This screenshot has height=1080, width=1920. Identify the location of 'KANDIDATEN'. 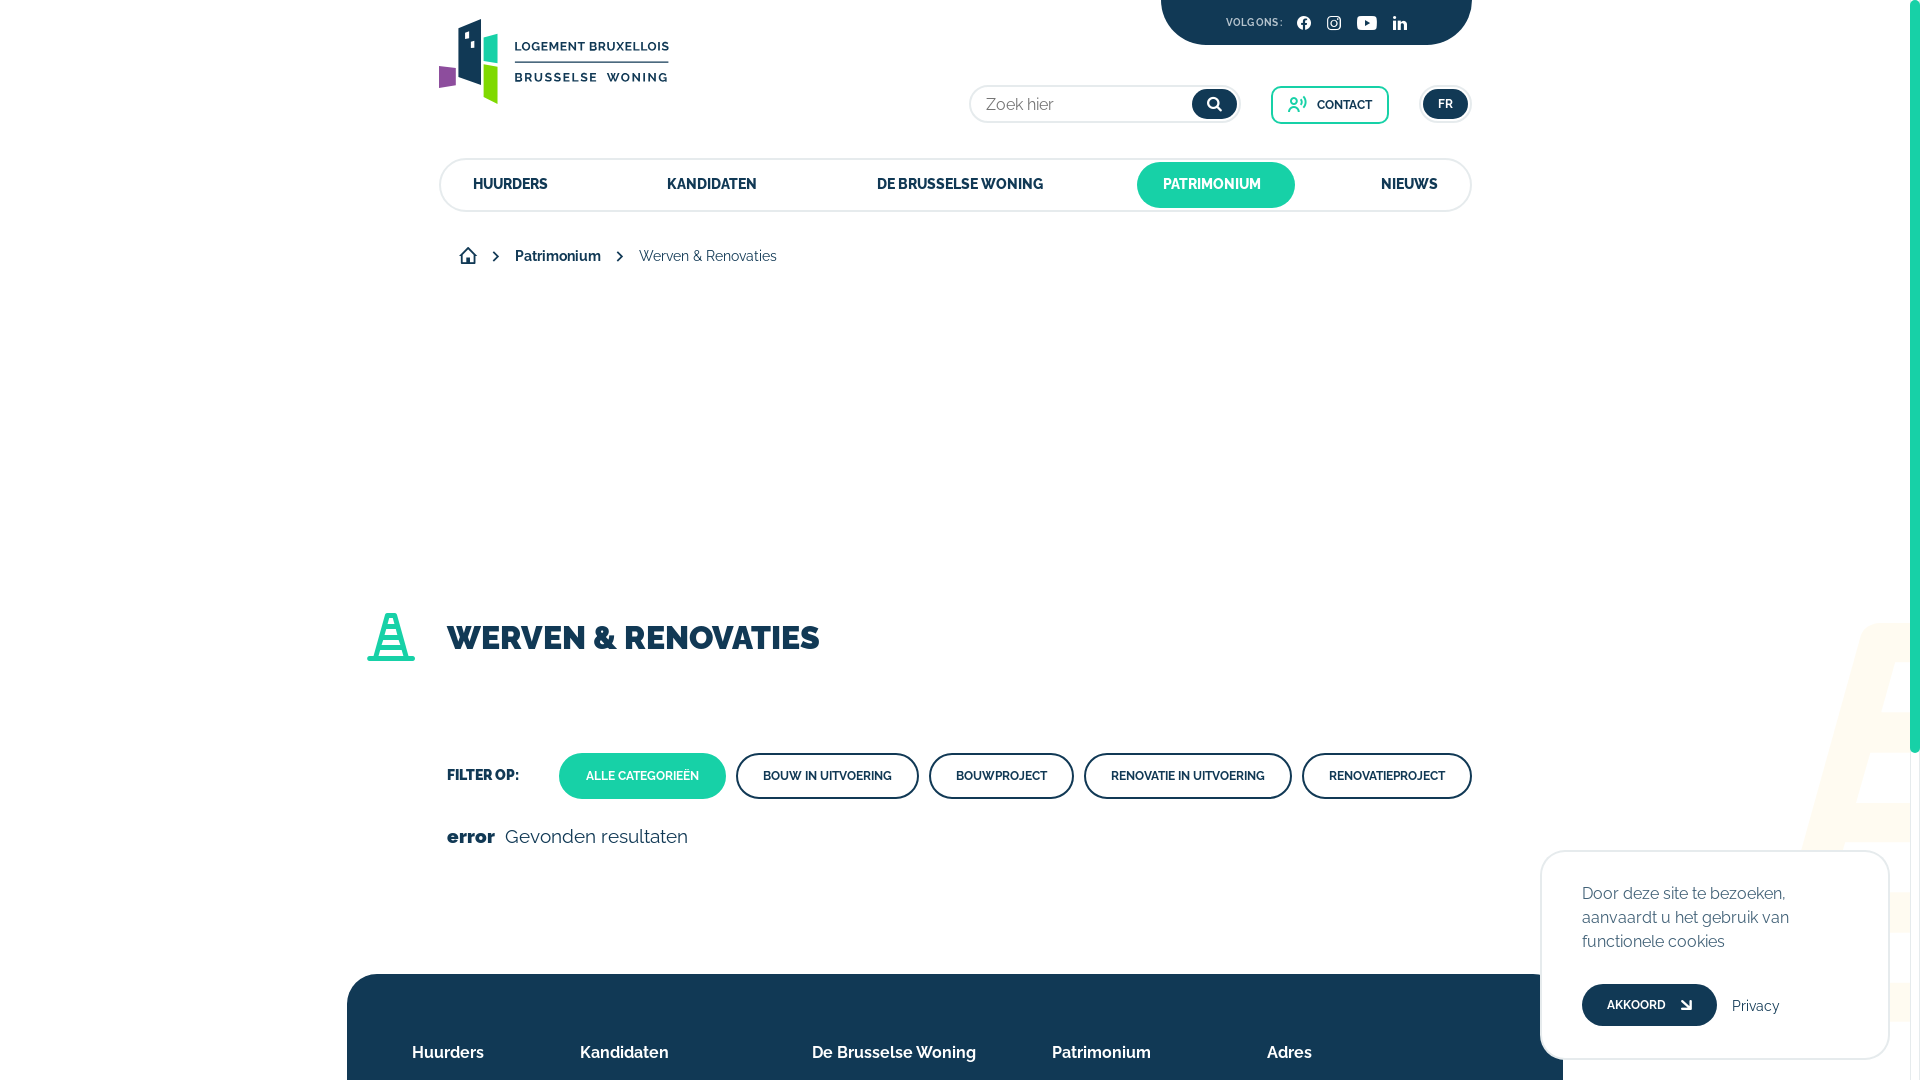
(711, 184).